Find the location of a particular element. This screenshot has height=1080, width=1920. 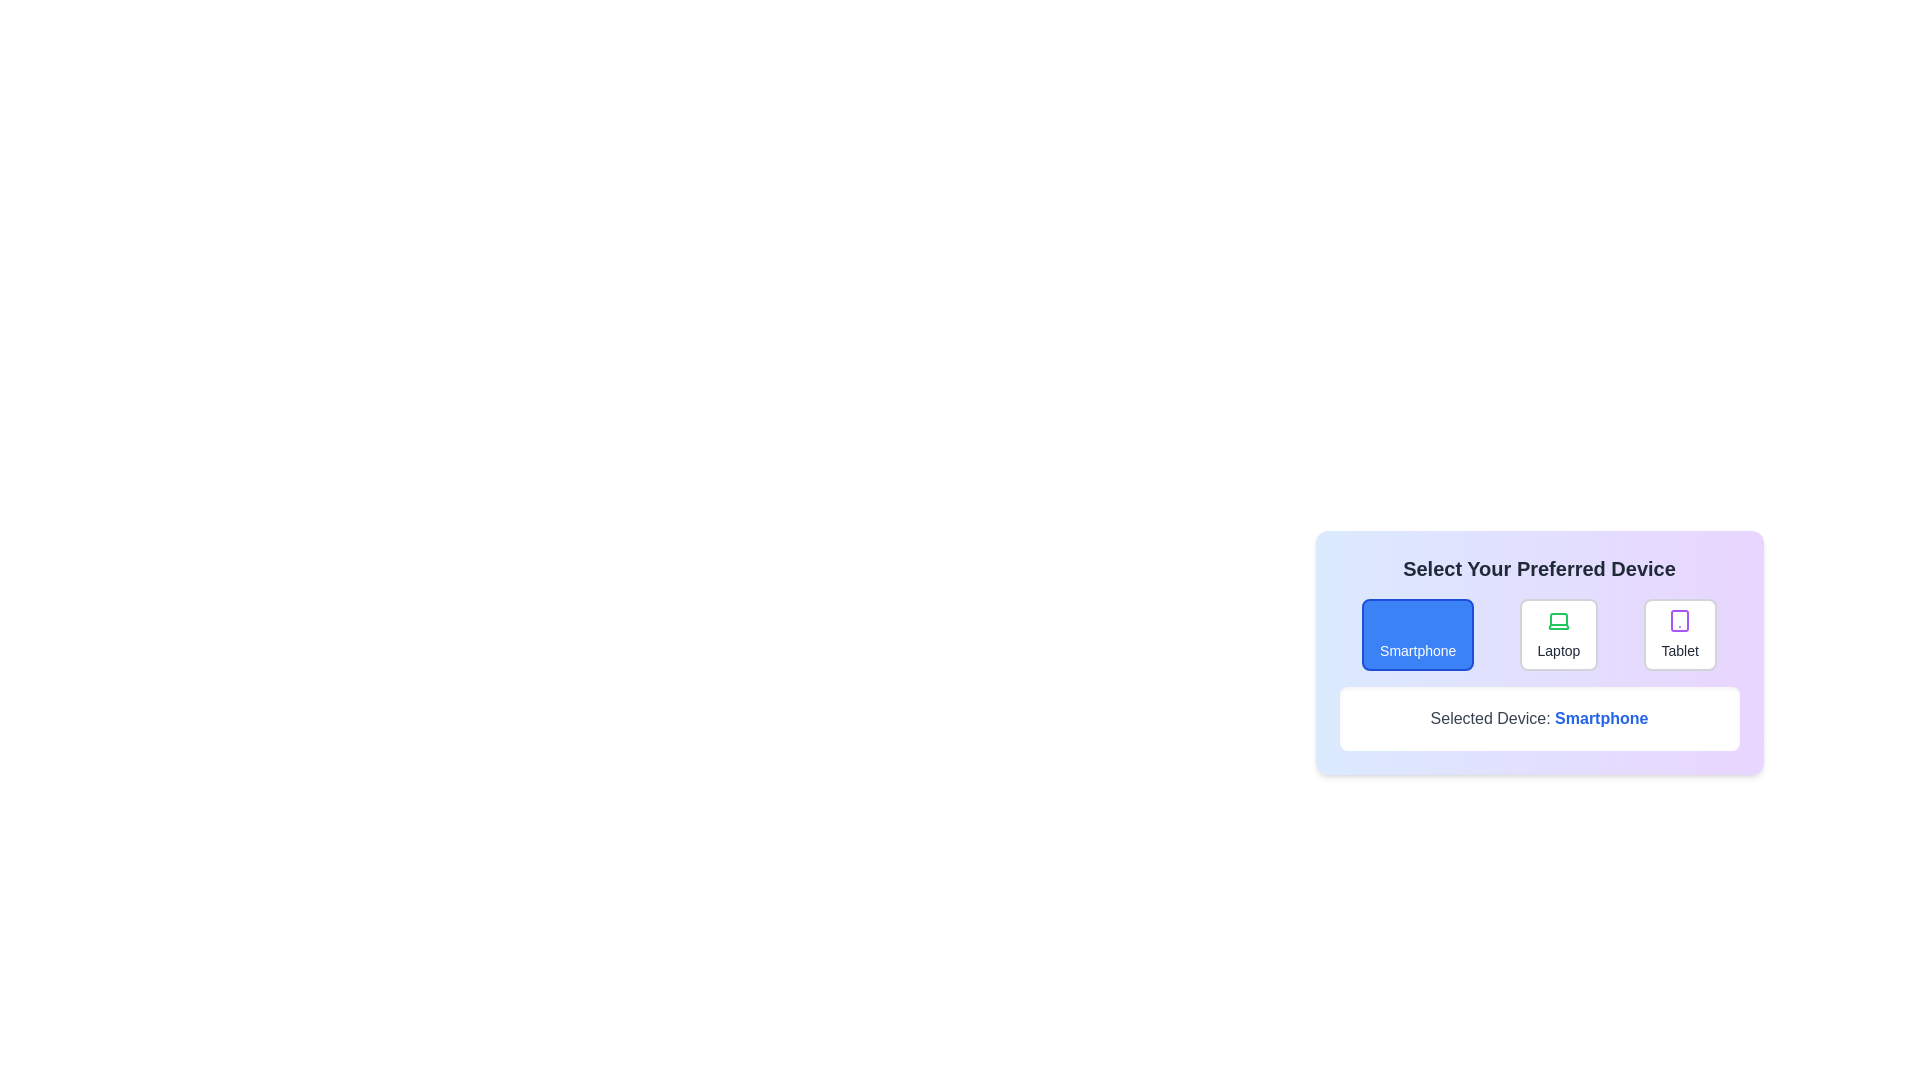

the header Text Label that indicates device selection options for 'Smartphone', 'Laptop', and 'Tablet' is located at coordinates (1538, 569).